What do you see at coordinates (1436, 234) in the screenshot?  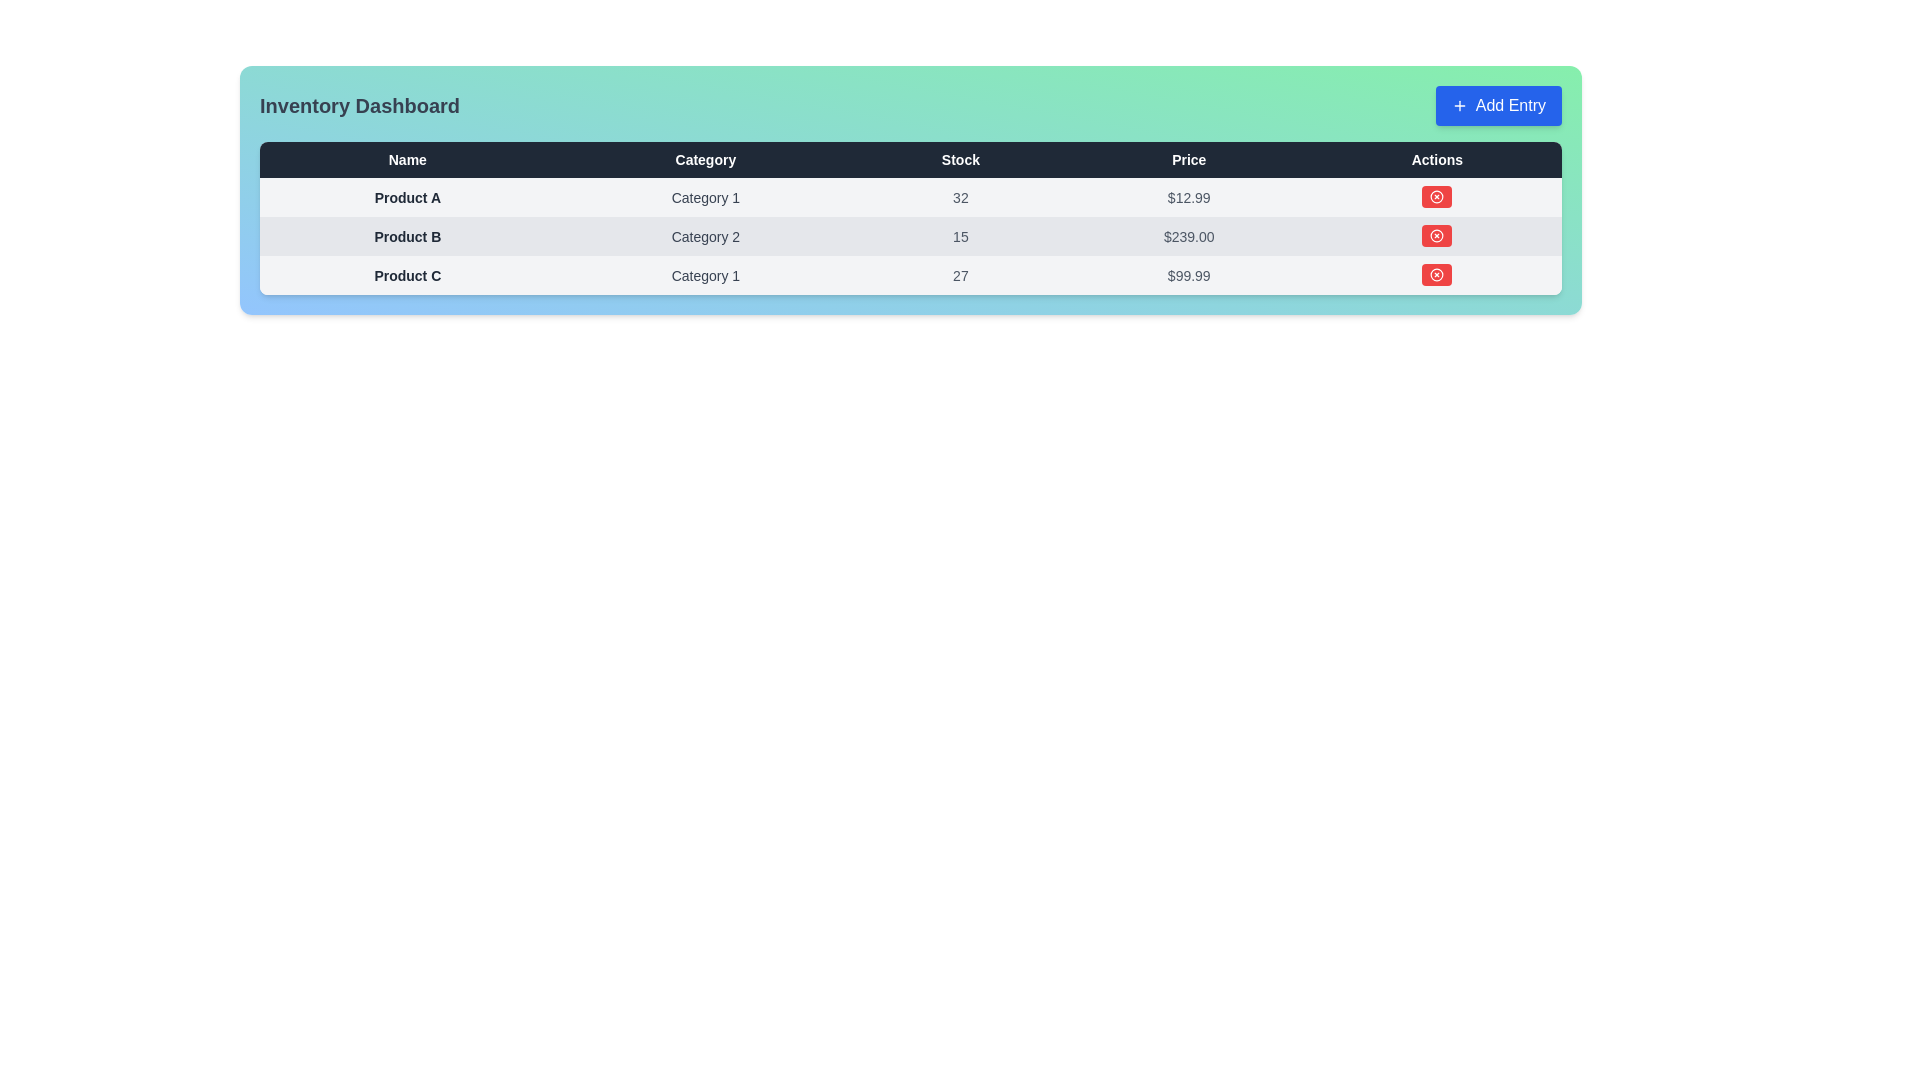 I see `the inner circle of the delete button for 'Product B' in the second row of the Actions column in the data table` at bounding box center [1436, 234].